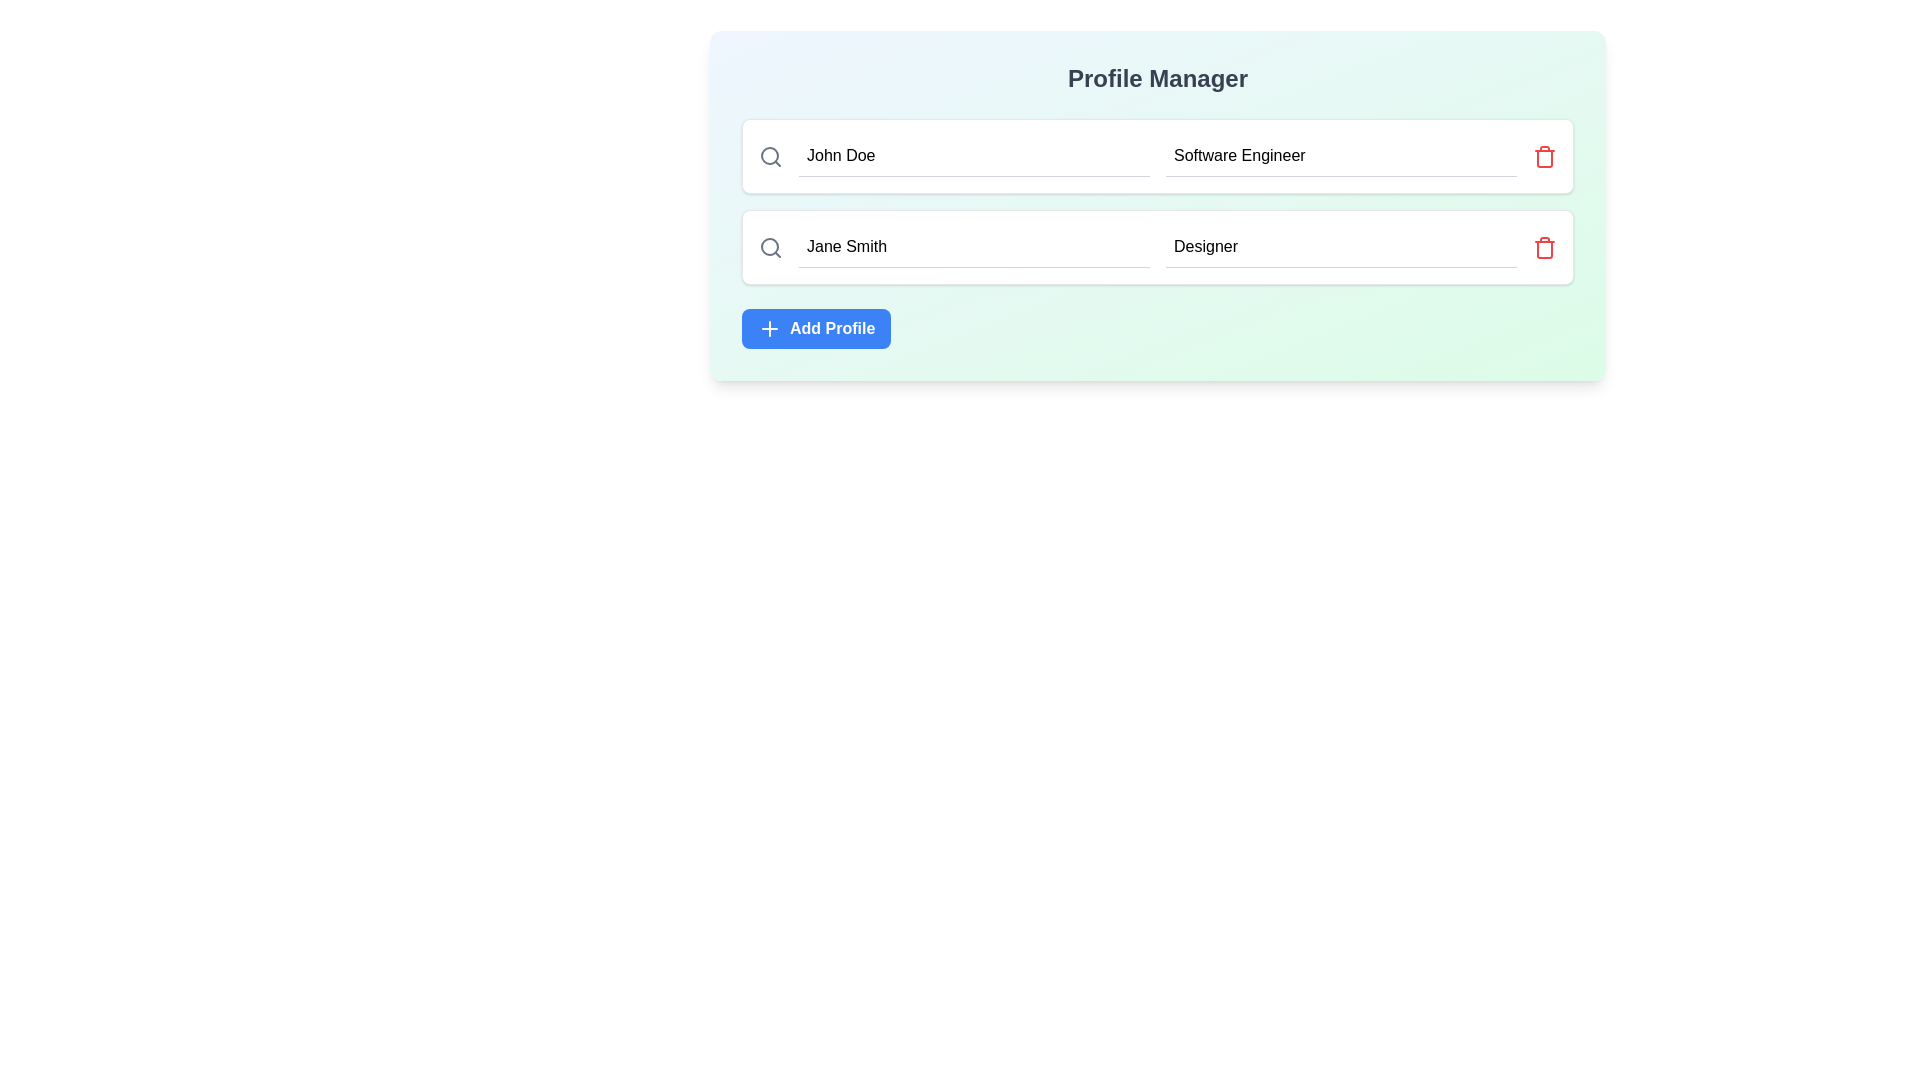 This screenshot has height=1080, width=1920. What do you see at coordinates (770, 246) in the screenshot?
I see `the search icon represented by a gray magnifying glass located to the left of the input field labeled 'Jane Smith' in the user profile list` at bounding box center [770, 246].